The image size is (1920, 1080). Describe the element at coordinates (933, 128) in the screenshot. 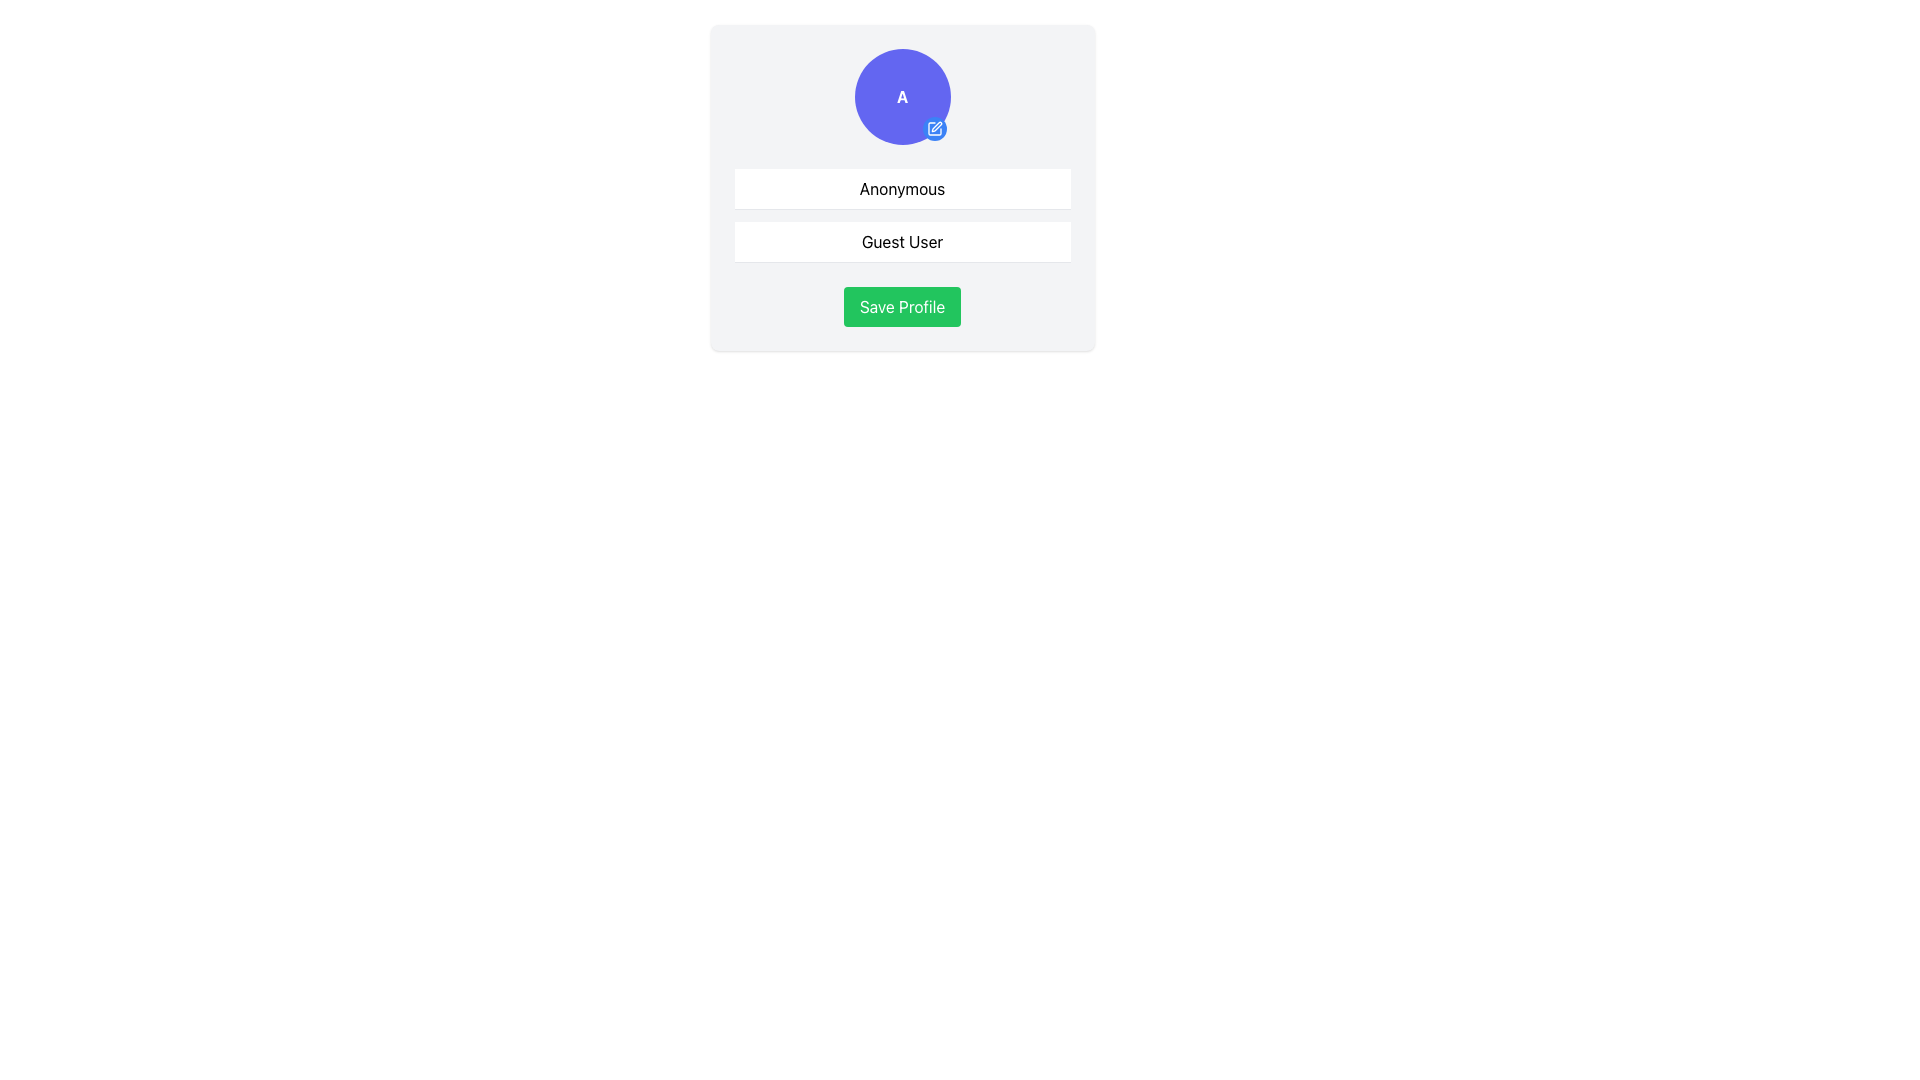

I see `the small blue circular button with a white pen icon located at the bottom-right corner of the avatar component labeled 'A'` at that location.